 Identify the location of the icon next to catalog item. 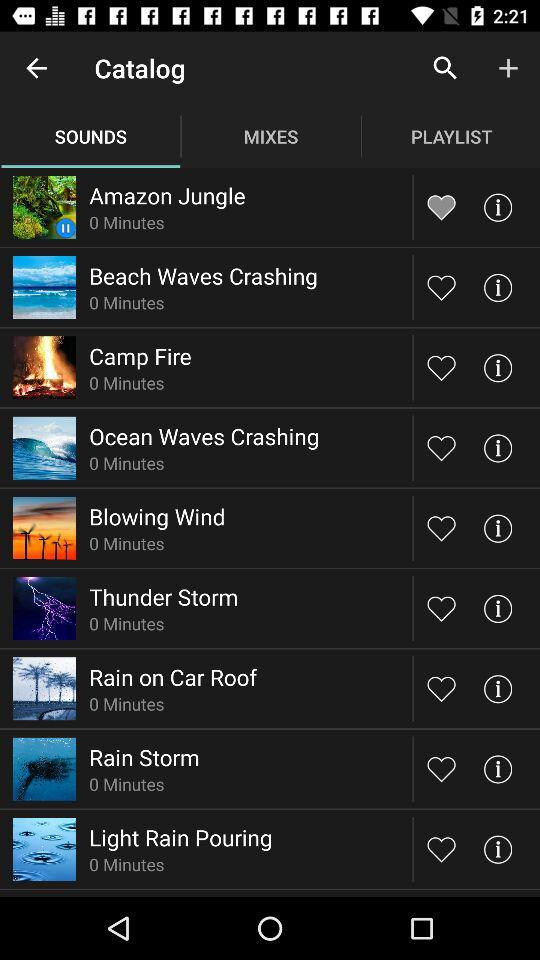
(36, 68).